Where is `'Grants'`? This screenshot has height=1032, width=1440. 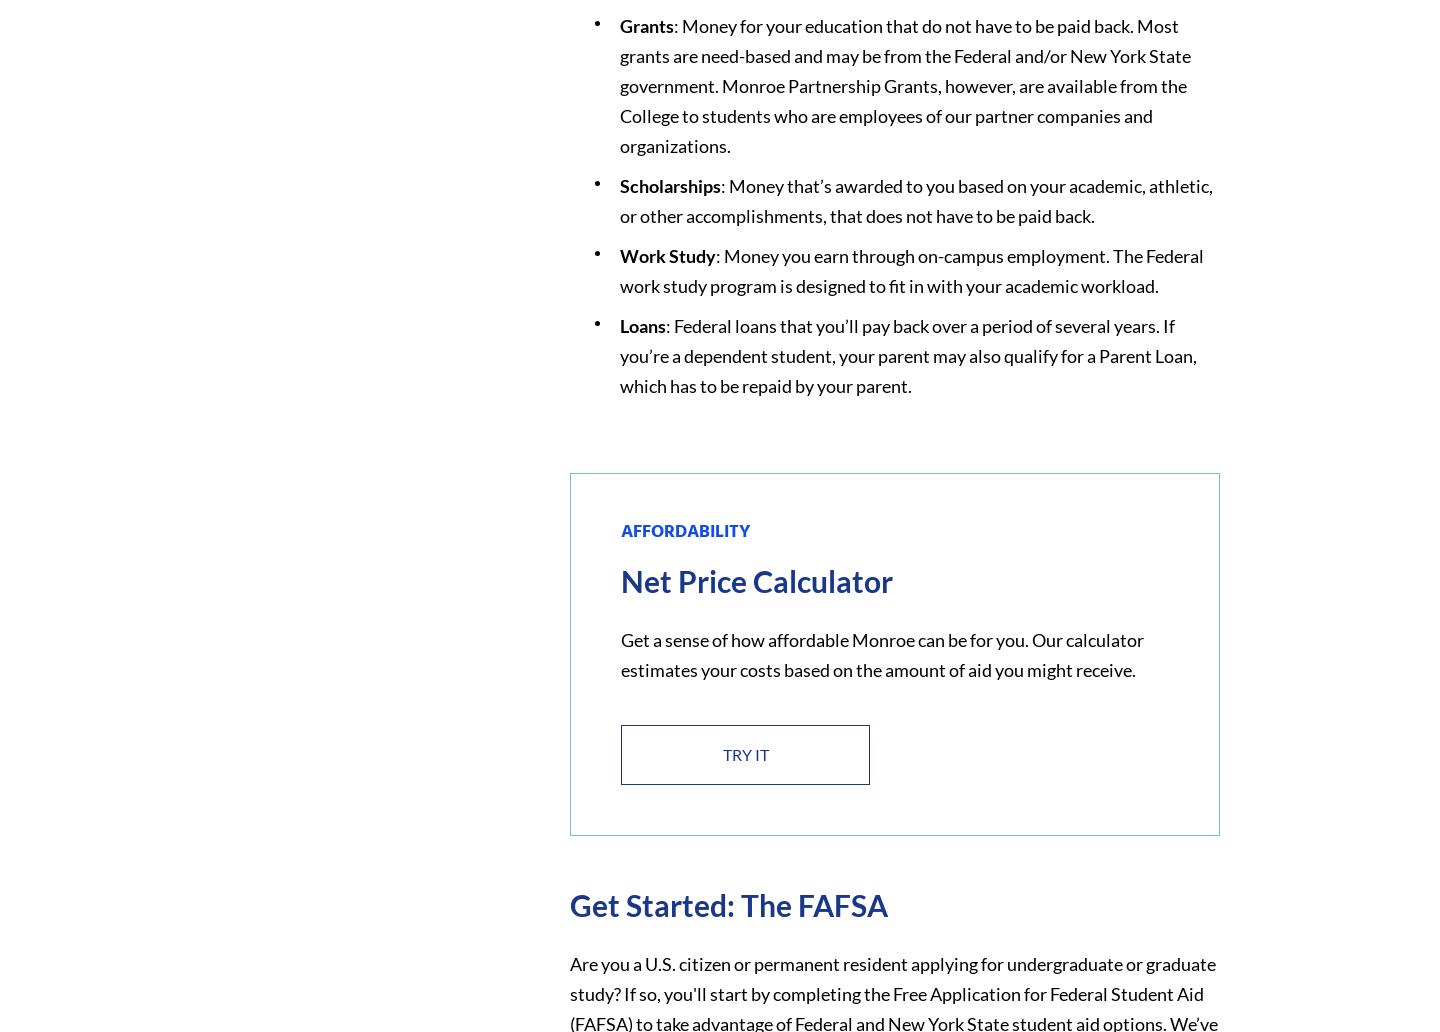
'Grants' is located at coordinates (644, 24).